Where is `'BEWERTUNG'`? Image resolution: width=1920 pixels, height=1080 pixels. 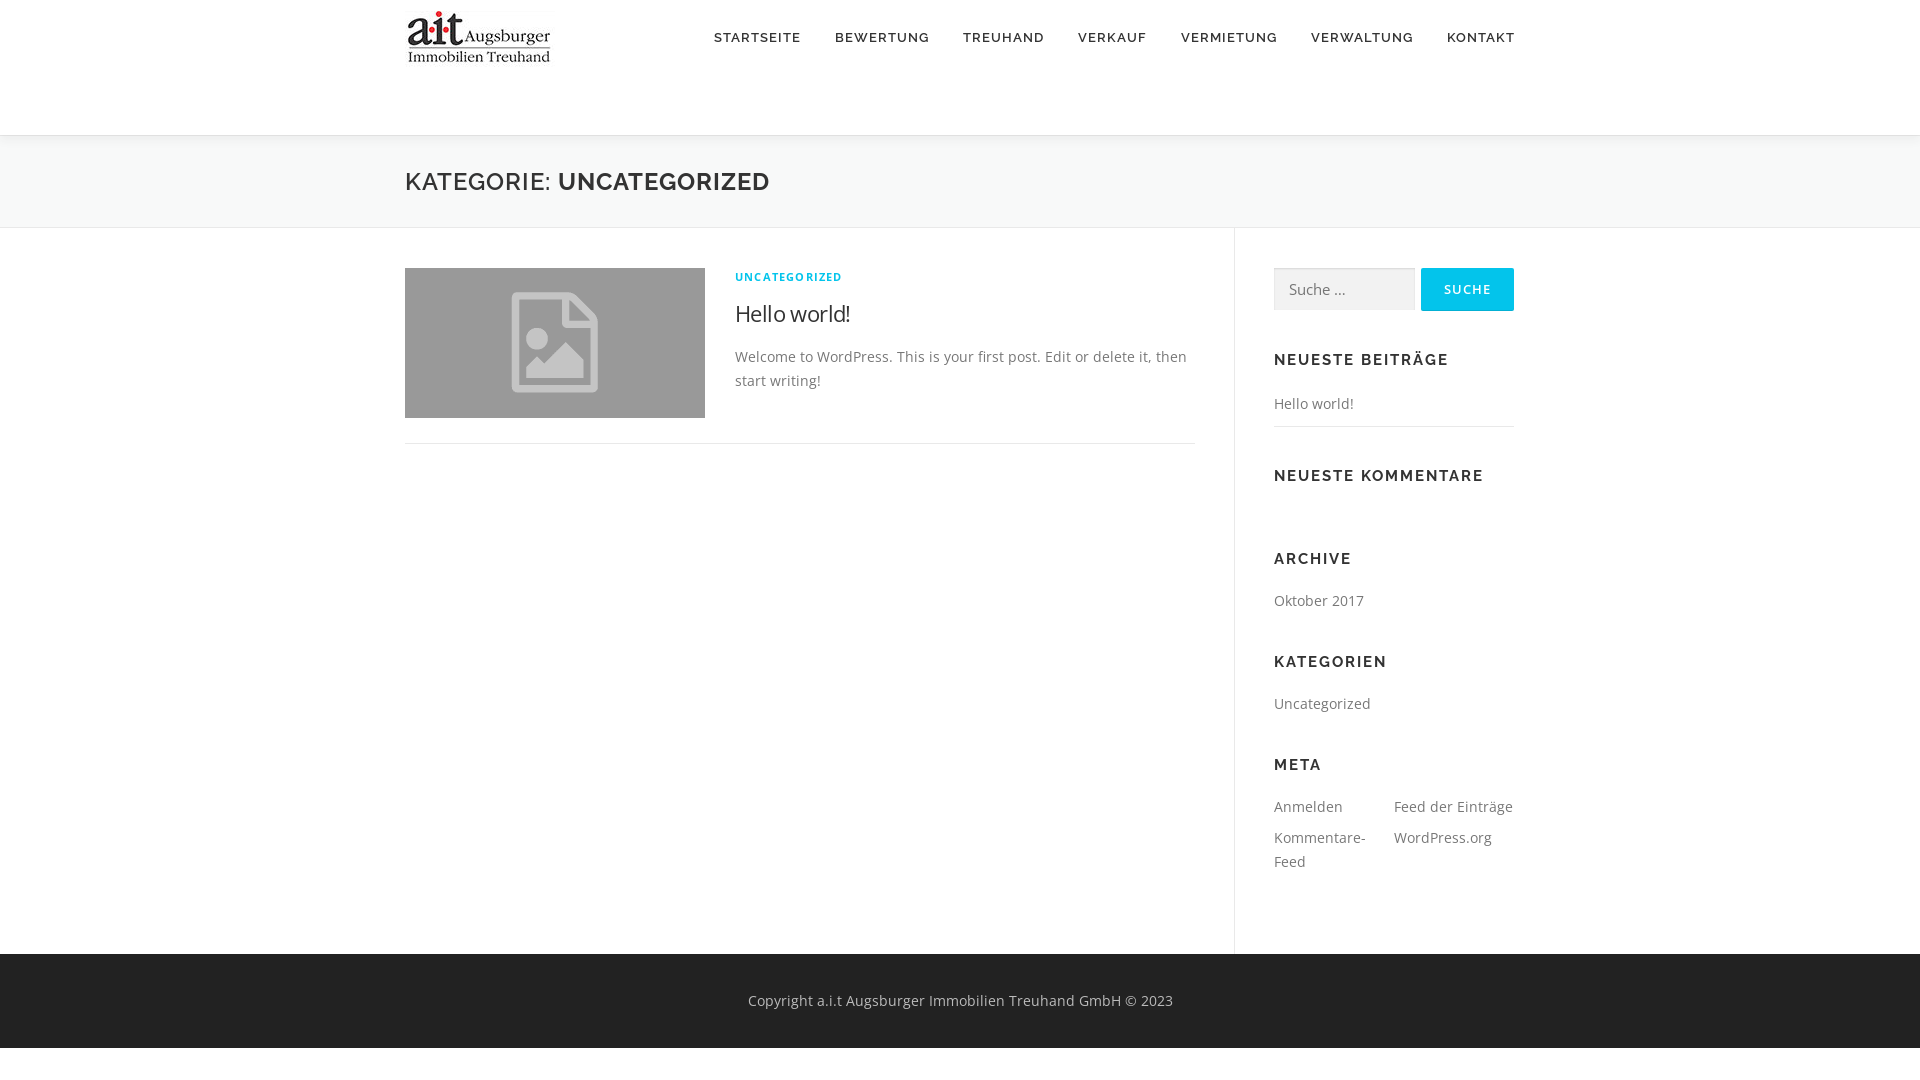
'BEWERTUNG' is located at coordinates (881, 37).